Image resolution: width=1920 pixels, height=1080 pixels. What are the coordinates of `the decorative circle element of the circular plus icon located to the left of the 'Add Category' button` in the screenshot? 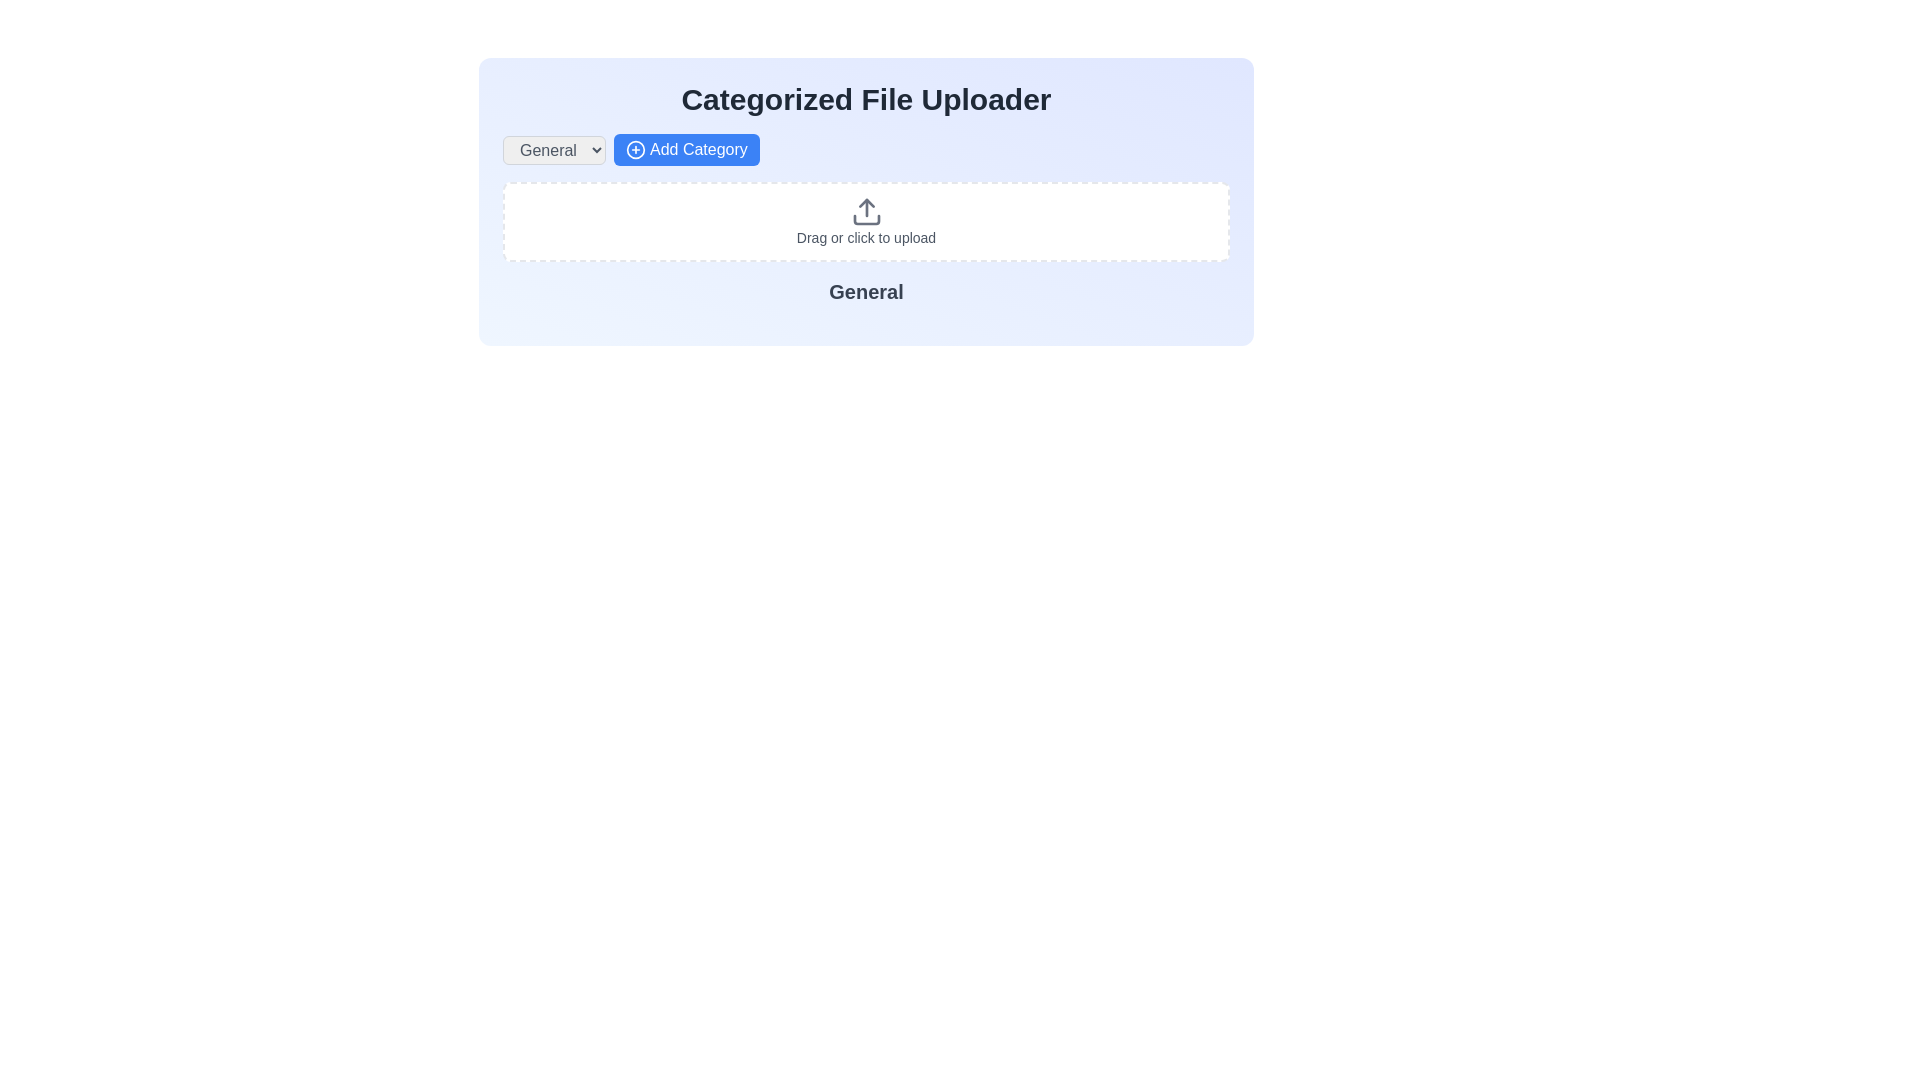 It's located at (634, 149).